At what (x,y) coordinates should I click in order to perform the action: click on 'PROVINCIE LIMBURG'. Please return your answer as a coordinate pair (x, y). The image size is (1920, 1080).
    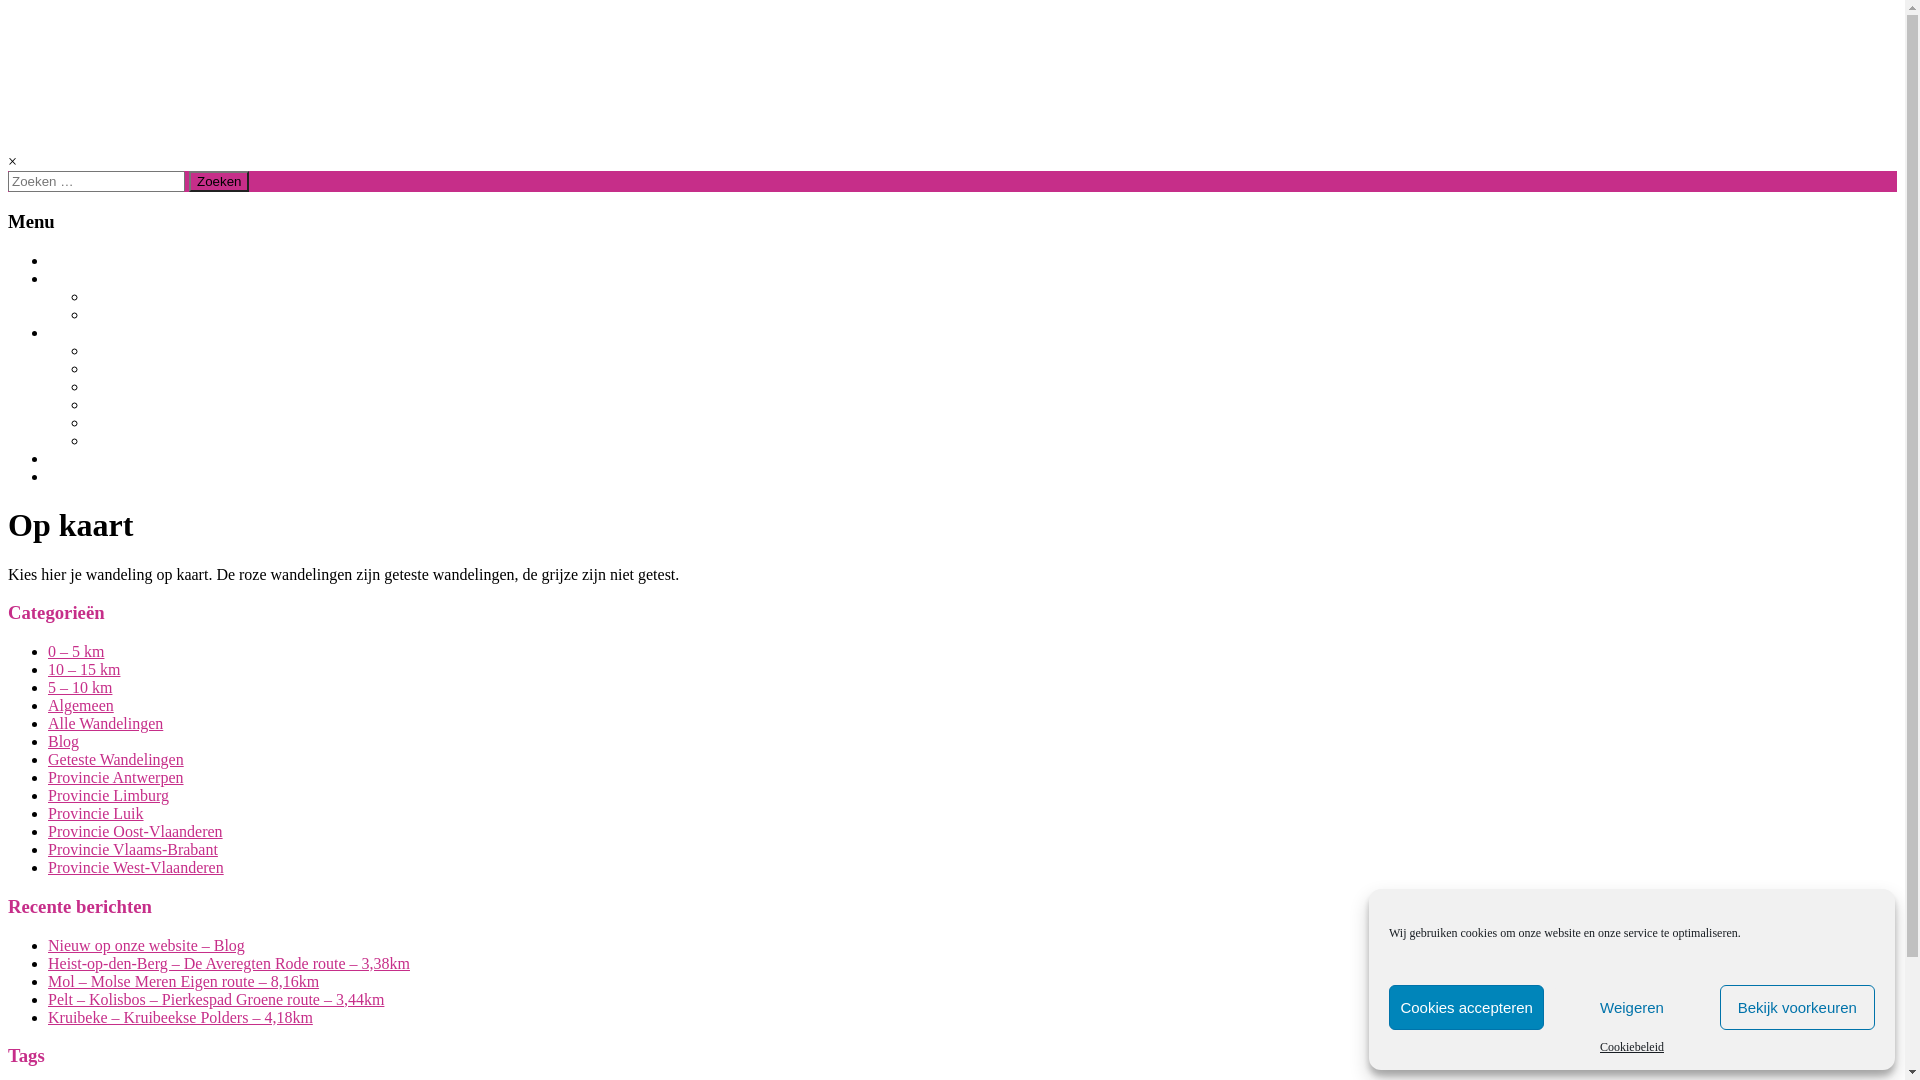
    Looking at the image, I should click on (161, 350).